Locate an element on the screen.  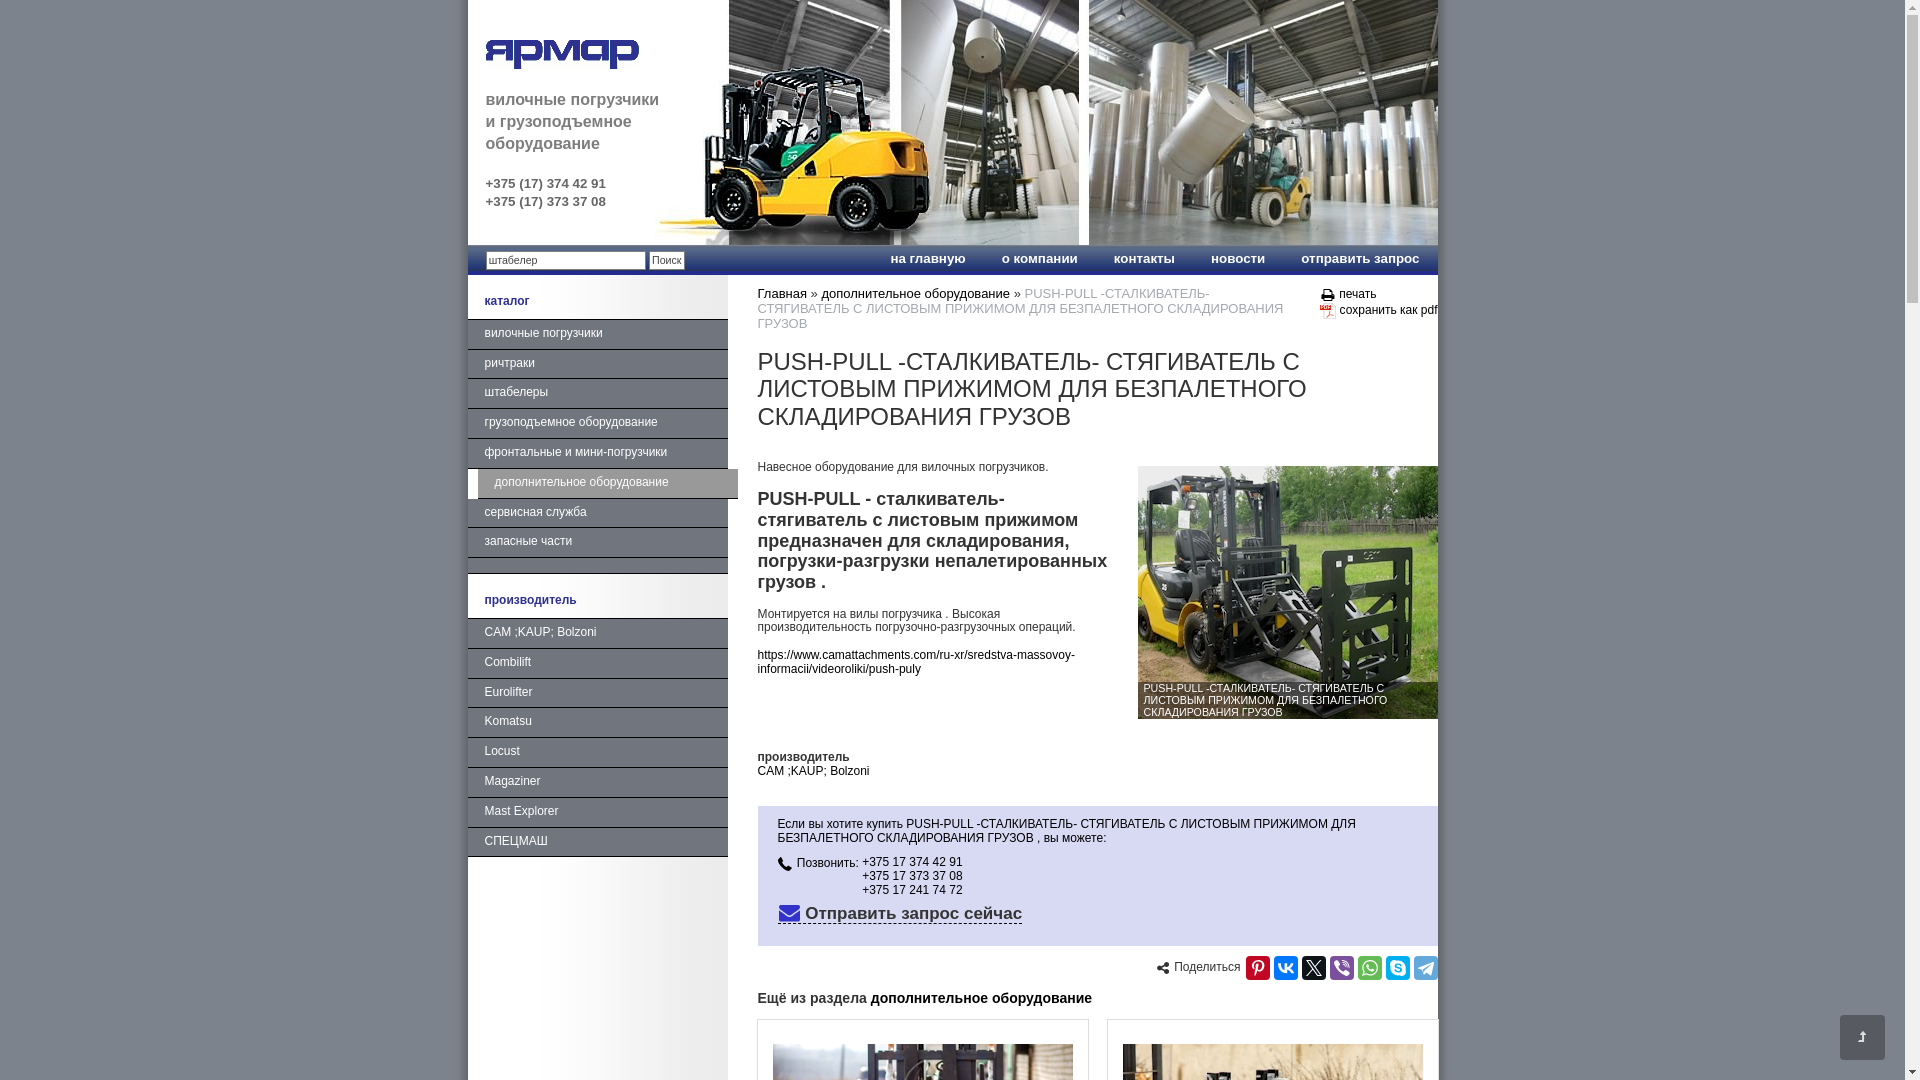
'Telegram' is located at coordinates (1413, 967).